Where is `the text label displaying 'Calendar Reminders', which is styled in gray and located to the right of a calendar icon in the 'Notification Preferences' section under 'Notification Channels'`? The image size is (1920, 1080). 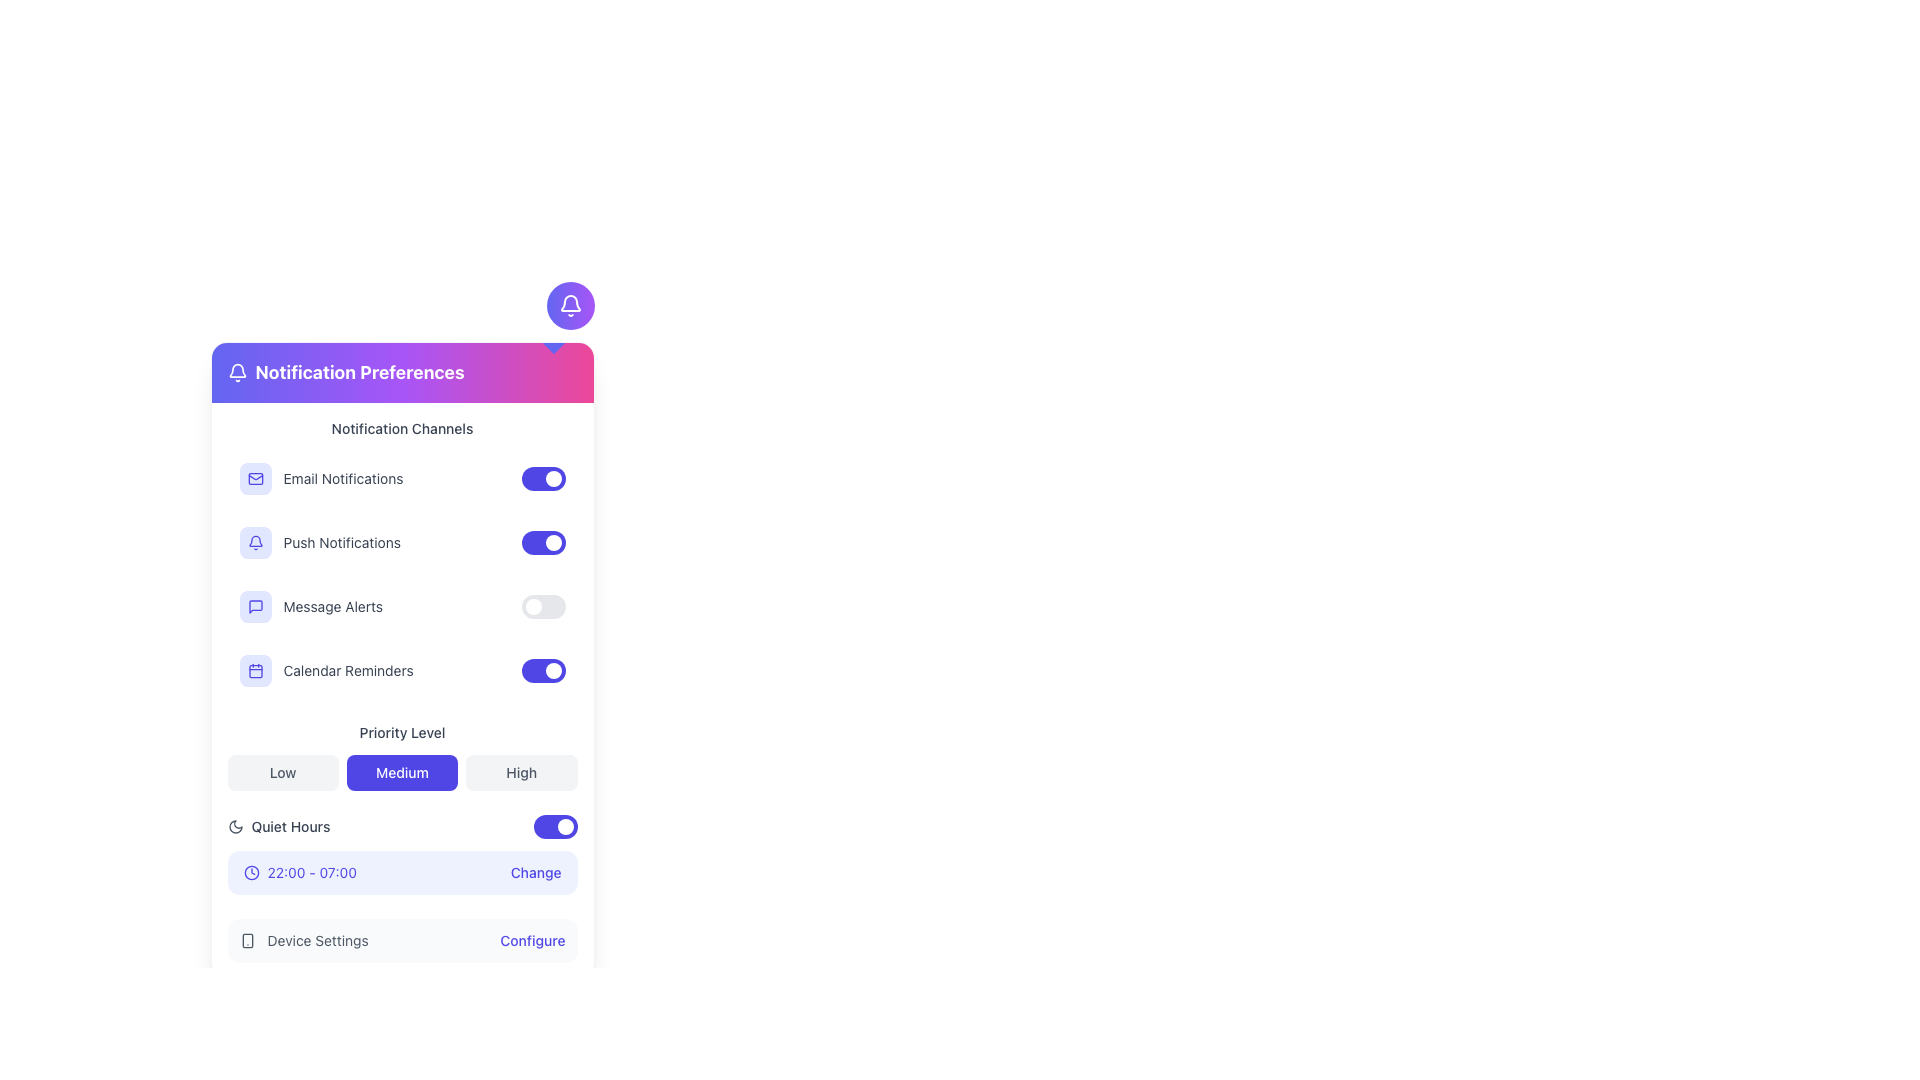
the text label displaying 'Calendar Reminders', which is styled in gray and located to the right of a calendar icon in the 'Notification Preferences' section under 'Notification Channels' is located at coordinates (348, 671).